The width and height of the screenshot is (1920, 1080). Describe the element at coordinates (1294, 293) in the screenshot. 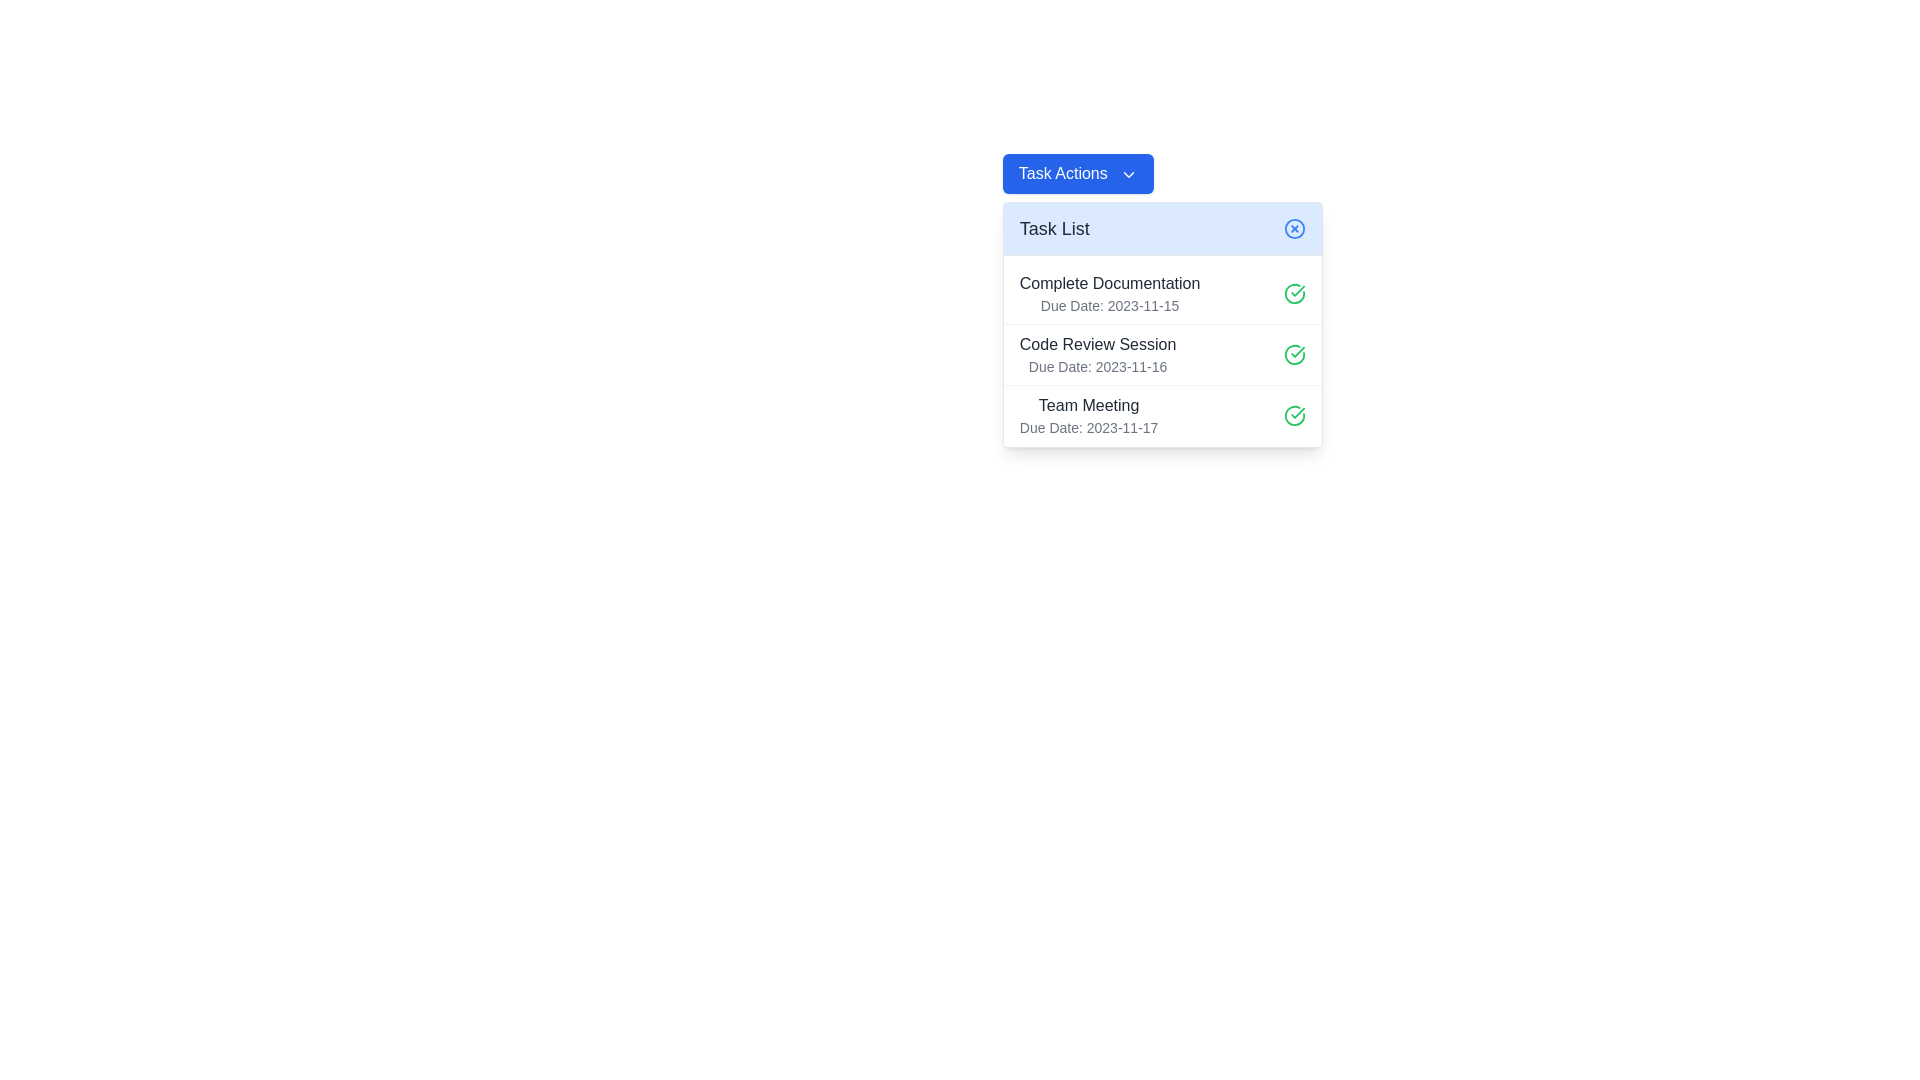

I see `the completion status icon for the 'Complete Documentation' task in the Task List interface` at that location.